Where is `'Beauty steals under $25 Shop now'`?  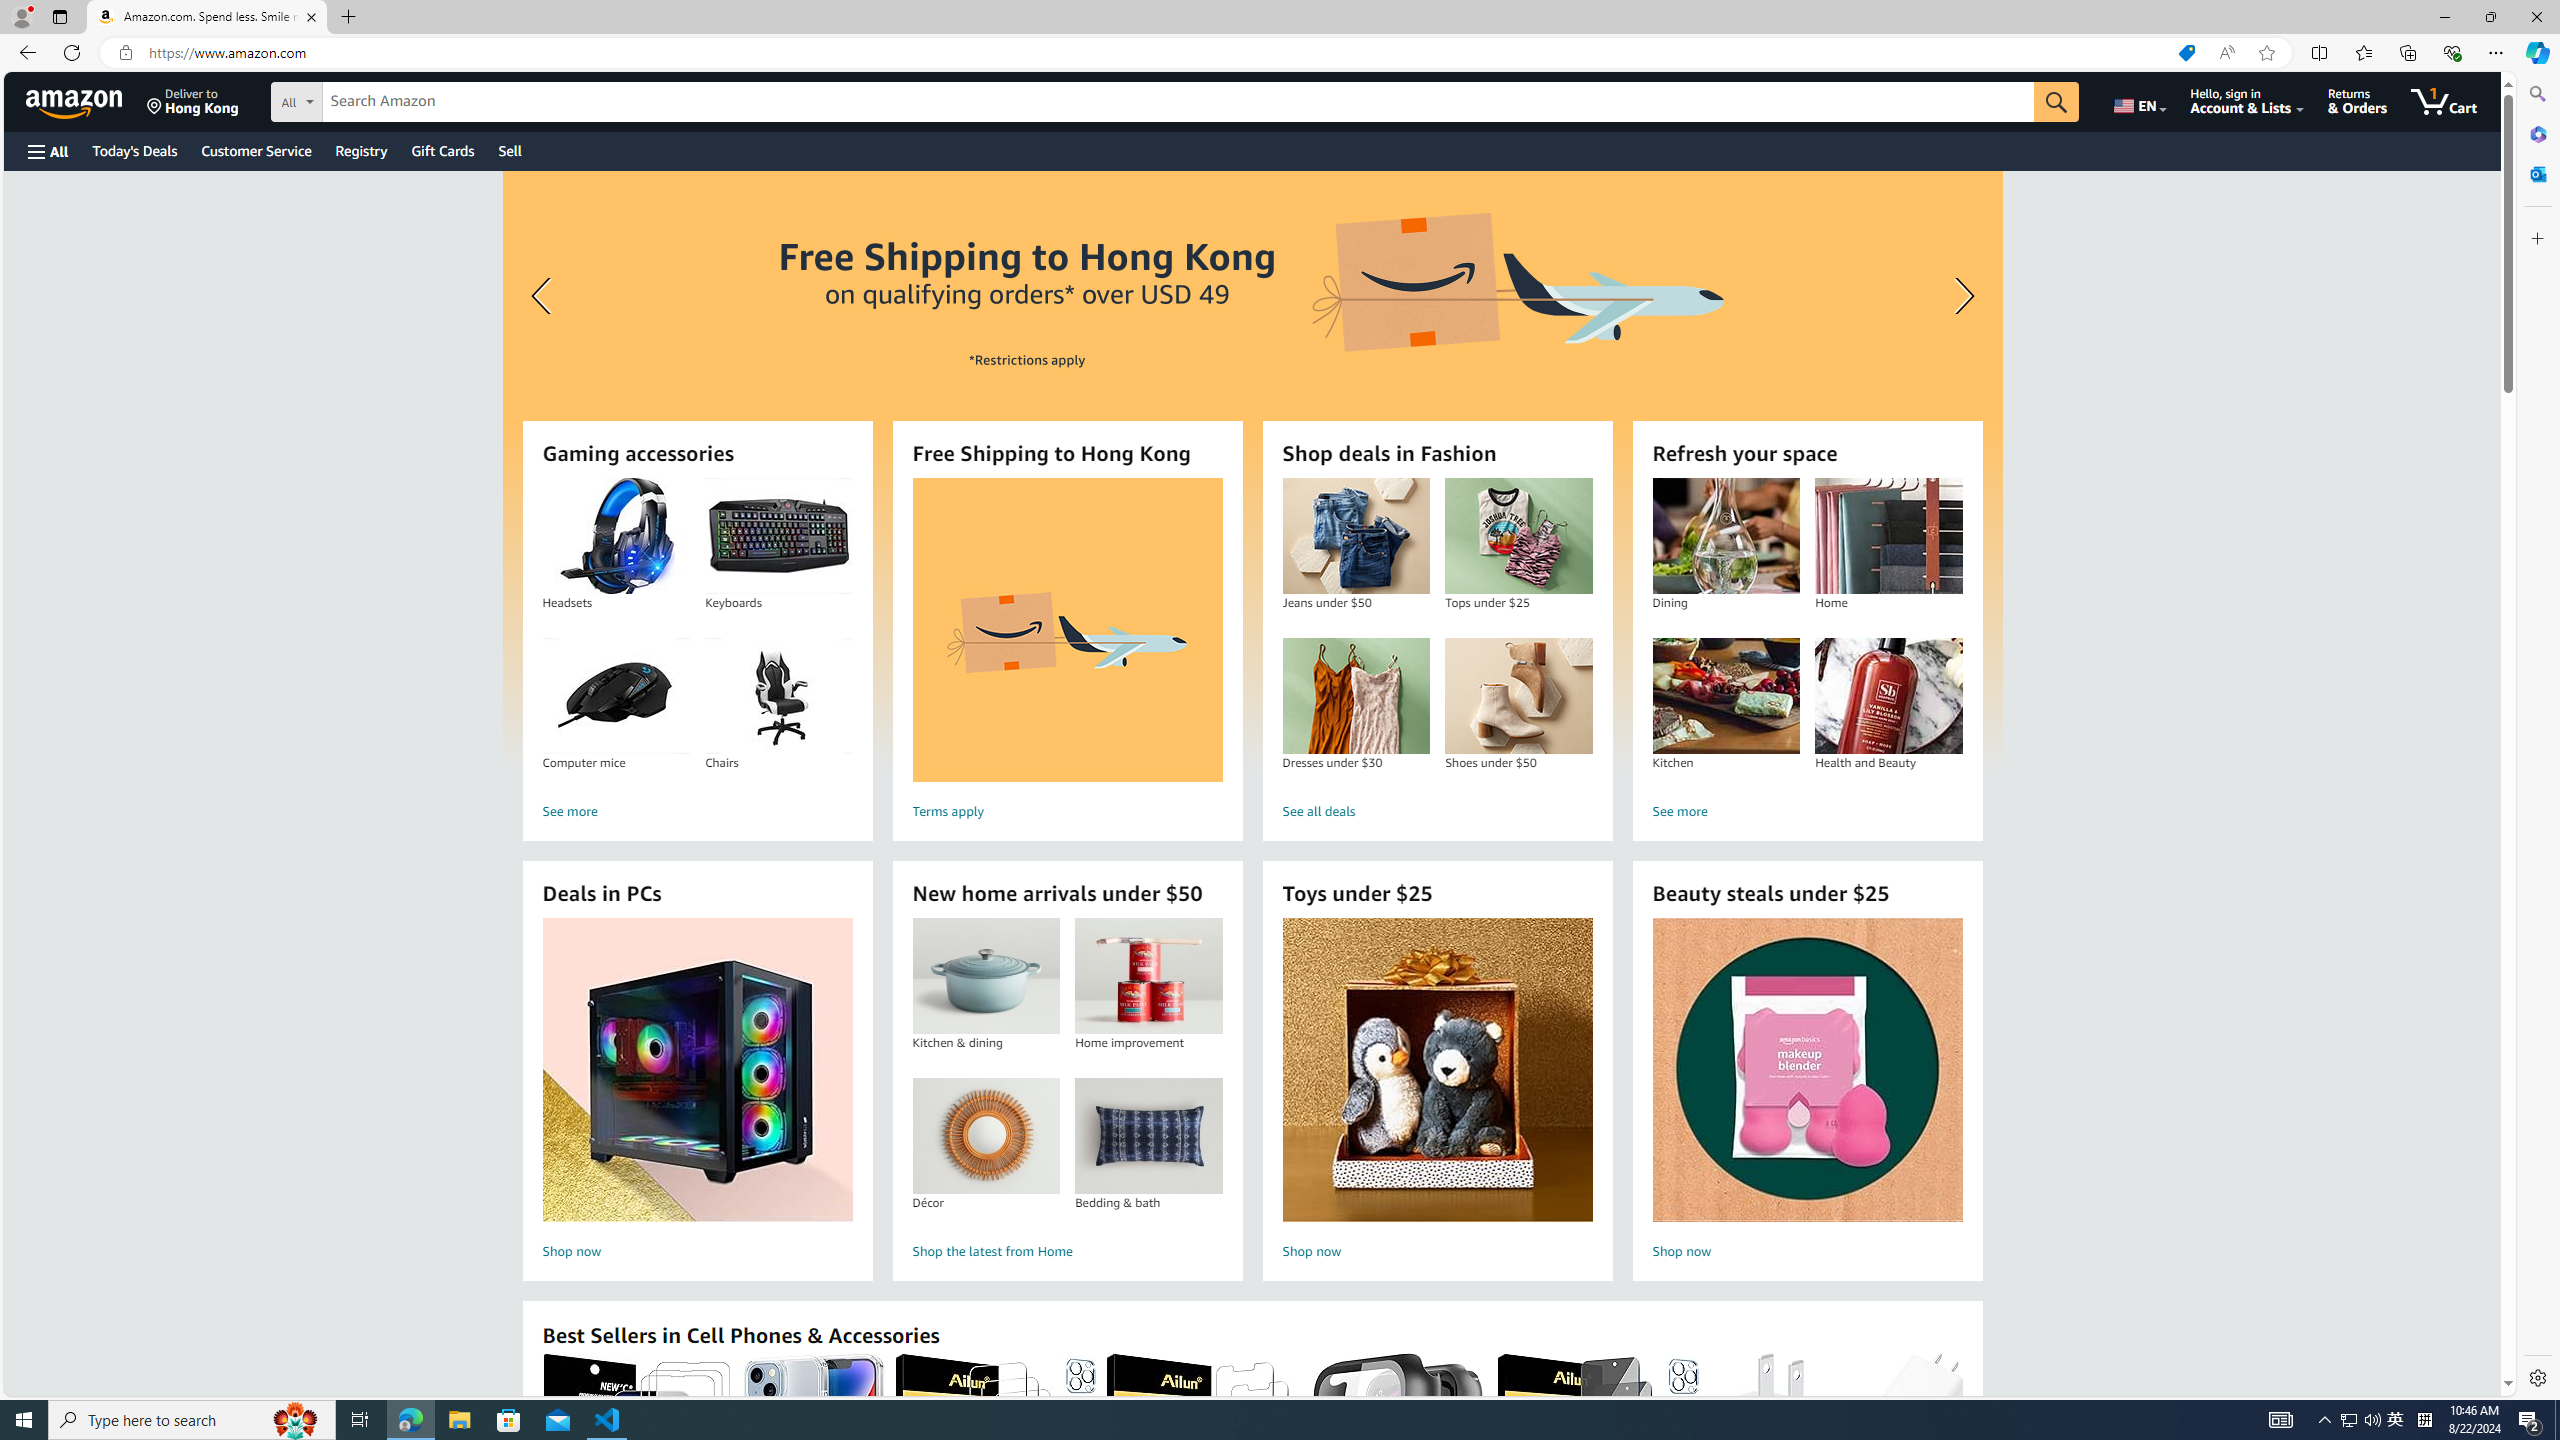
'Beauty steals under $25 Shop now' is located at coordinates (1807, 1091).